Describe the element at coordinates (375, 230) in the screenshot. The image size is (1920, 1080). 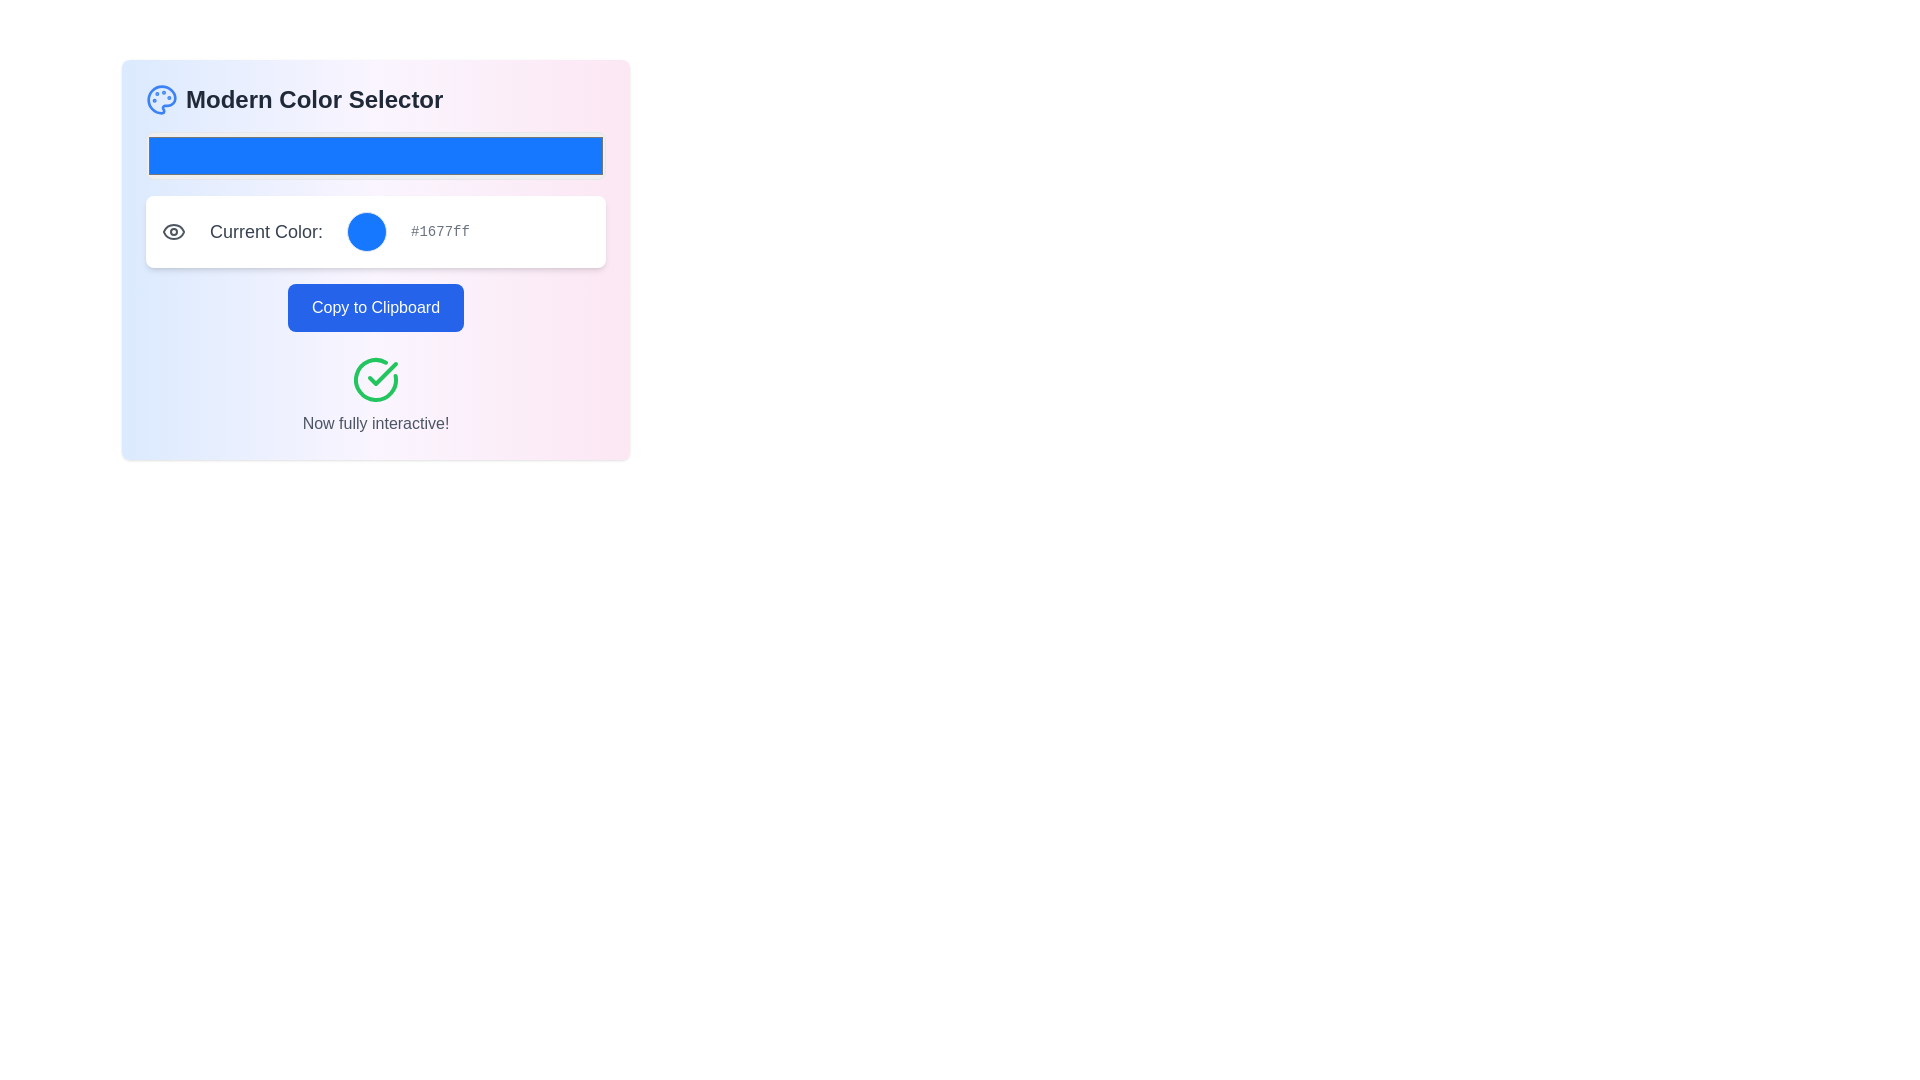
I see `the color code displayed in the Informational Card element that includes the text 'Current Color:', a blue-filled circular color indicator, and the hex color code '#1677ff'` at that location.